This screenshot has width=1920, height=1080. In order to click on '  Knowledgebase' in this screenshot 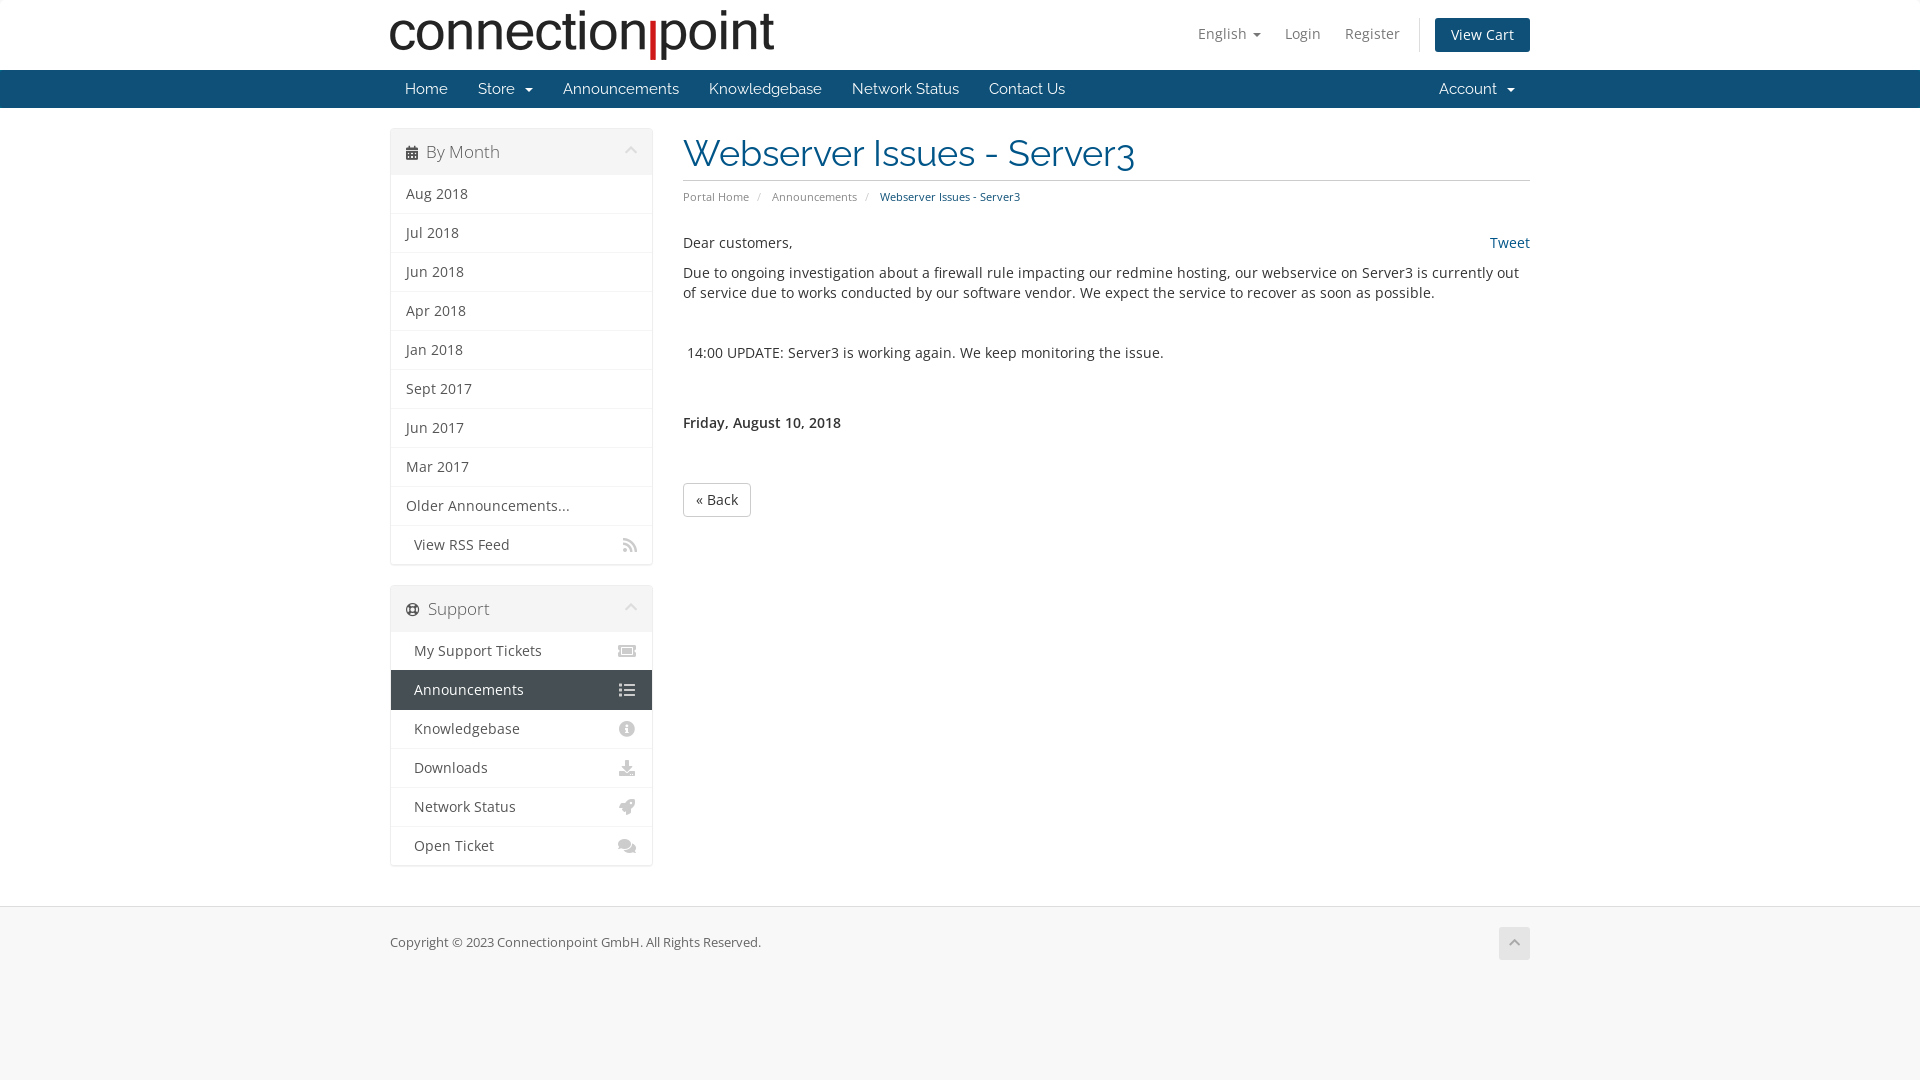, I will do `click(521, 729)`.